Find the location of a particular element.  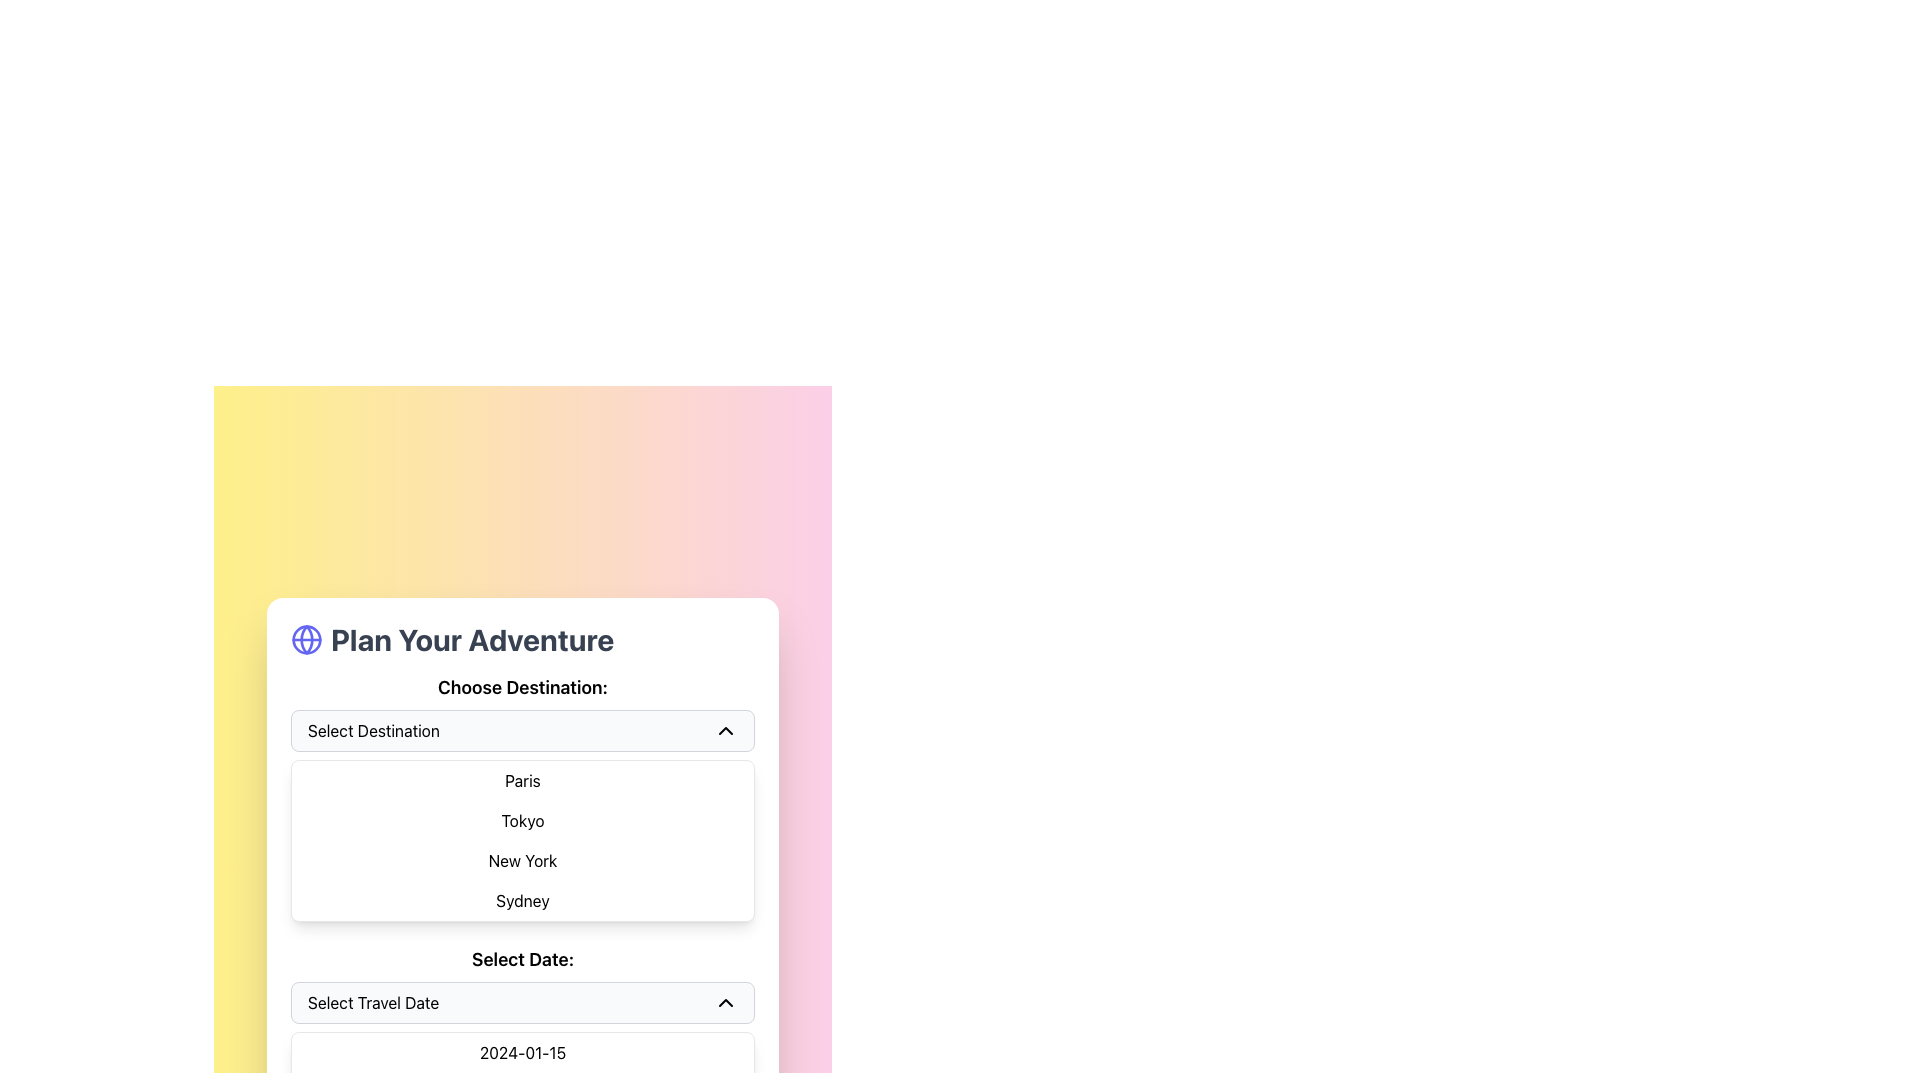

the text label displaying 'Paris' in the dropdown under 'Choose Destination' is located at coordinates (523, 779).